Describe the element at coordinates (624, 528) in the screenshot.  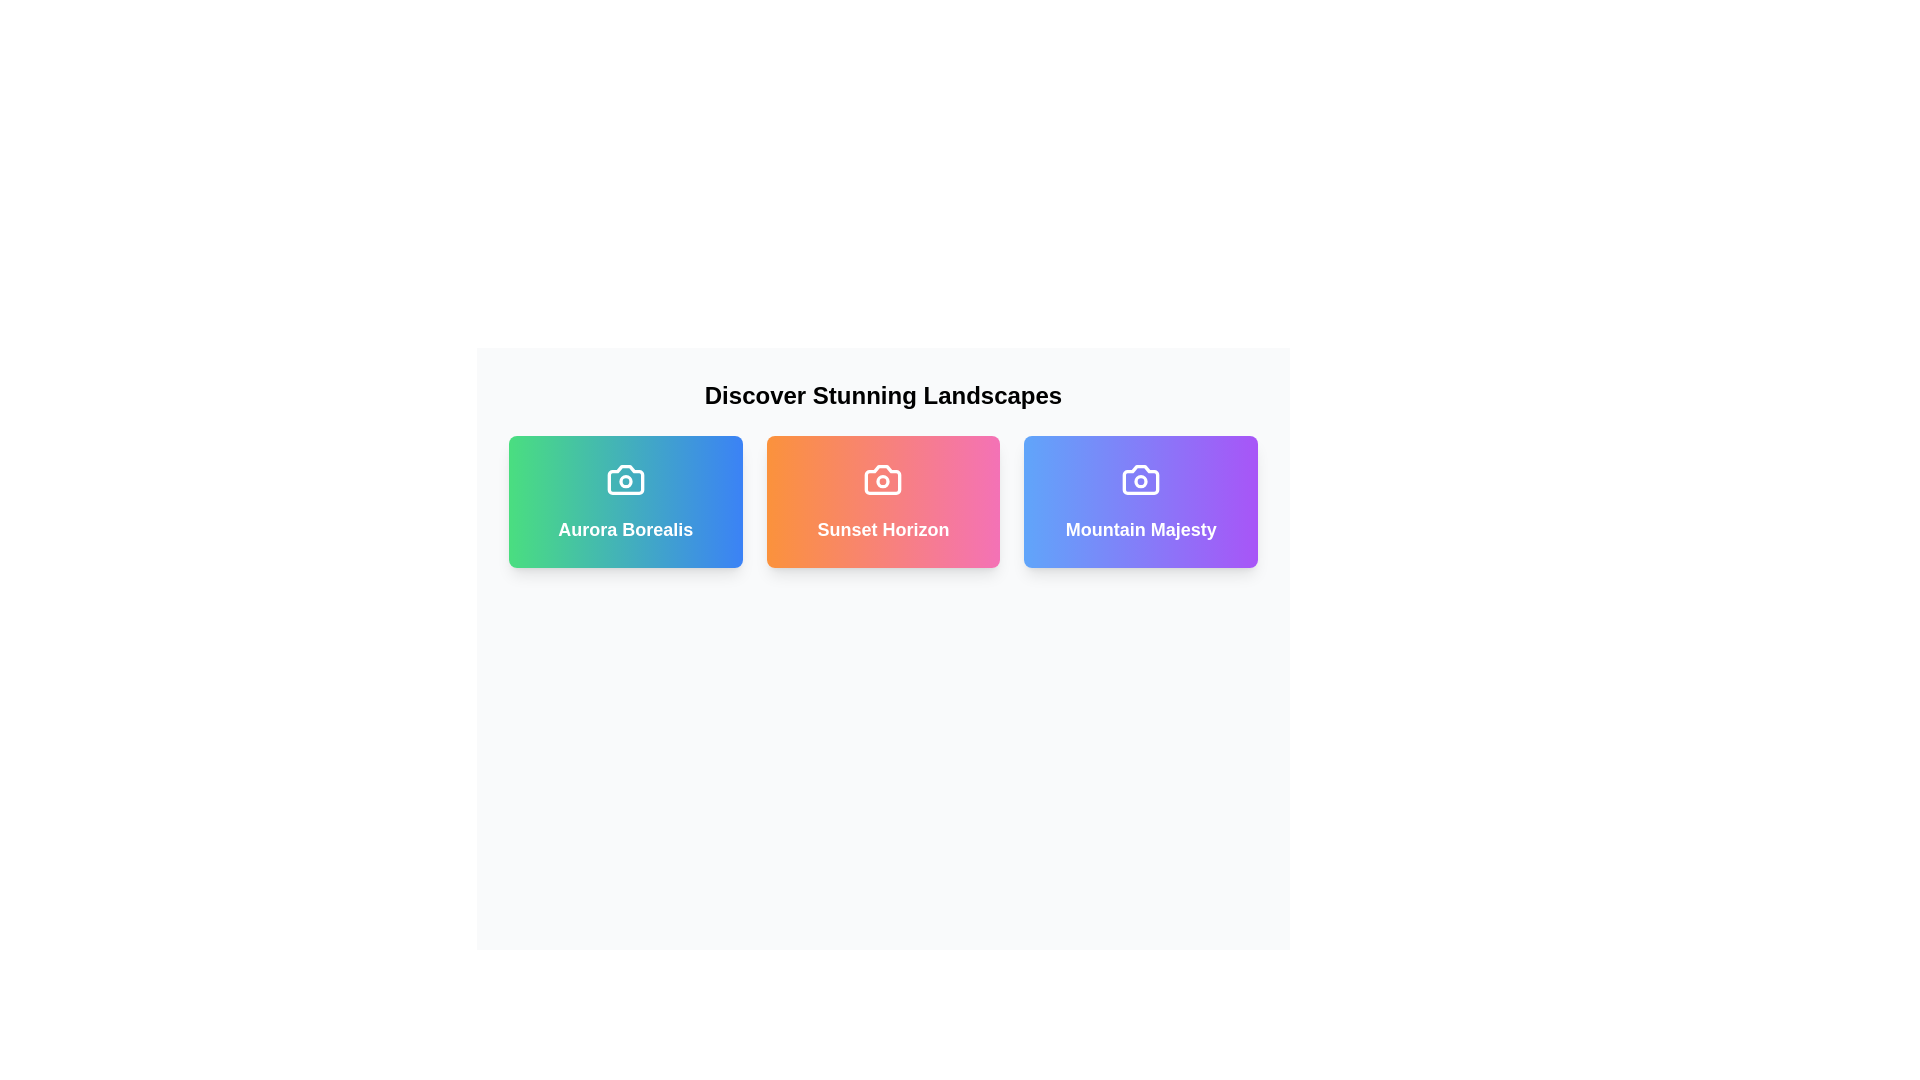
I see `text label displaying 'Aurora Borealis' in bold white font, located at the lower part of the gradient card, centered horizontally and positioned below the camera icon` at that location.